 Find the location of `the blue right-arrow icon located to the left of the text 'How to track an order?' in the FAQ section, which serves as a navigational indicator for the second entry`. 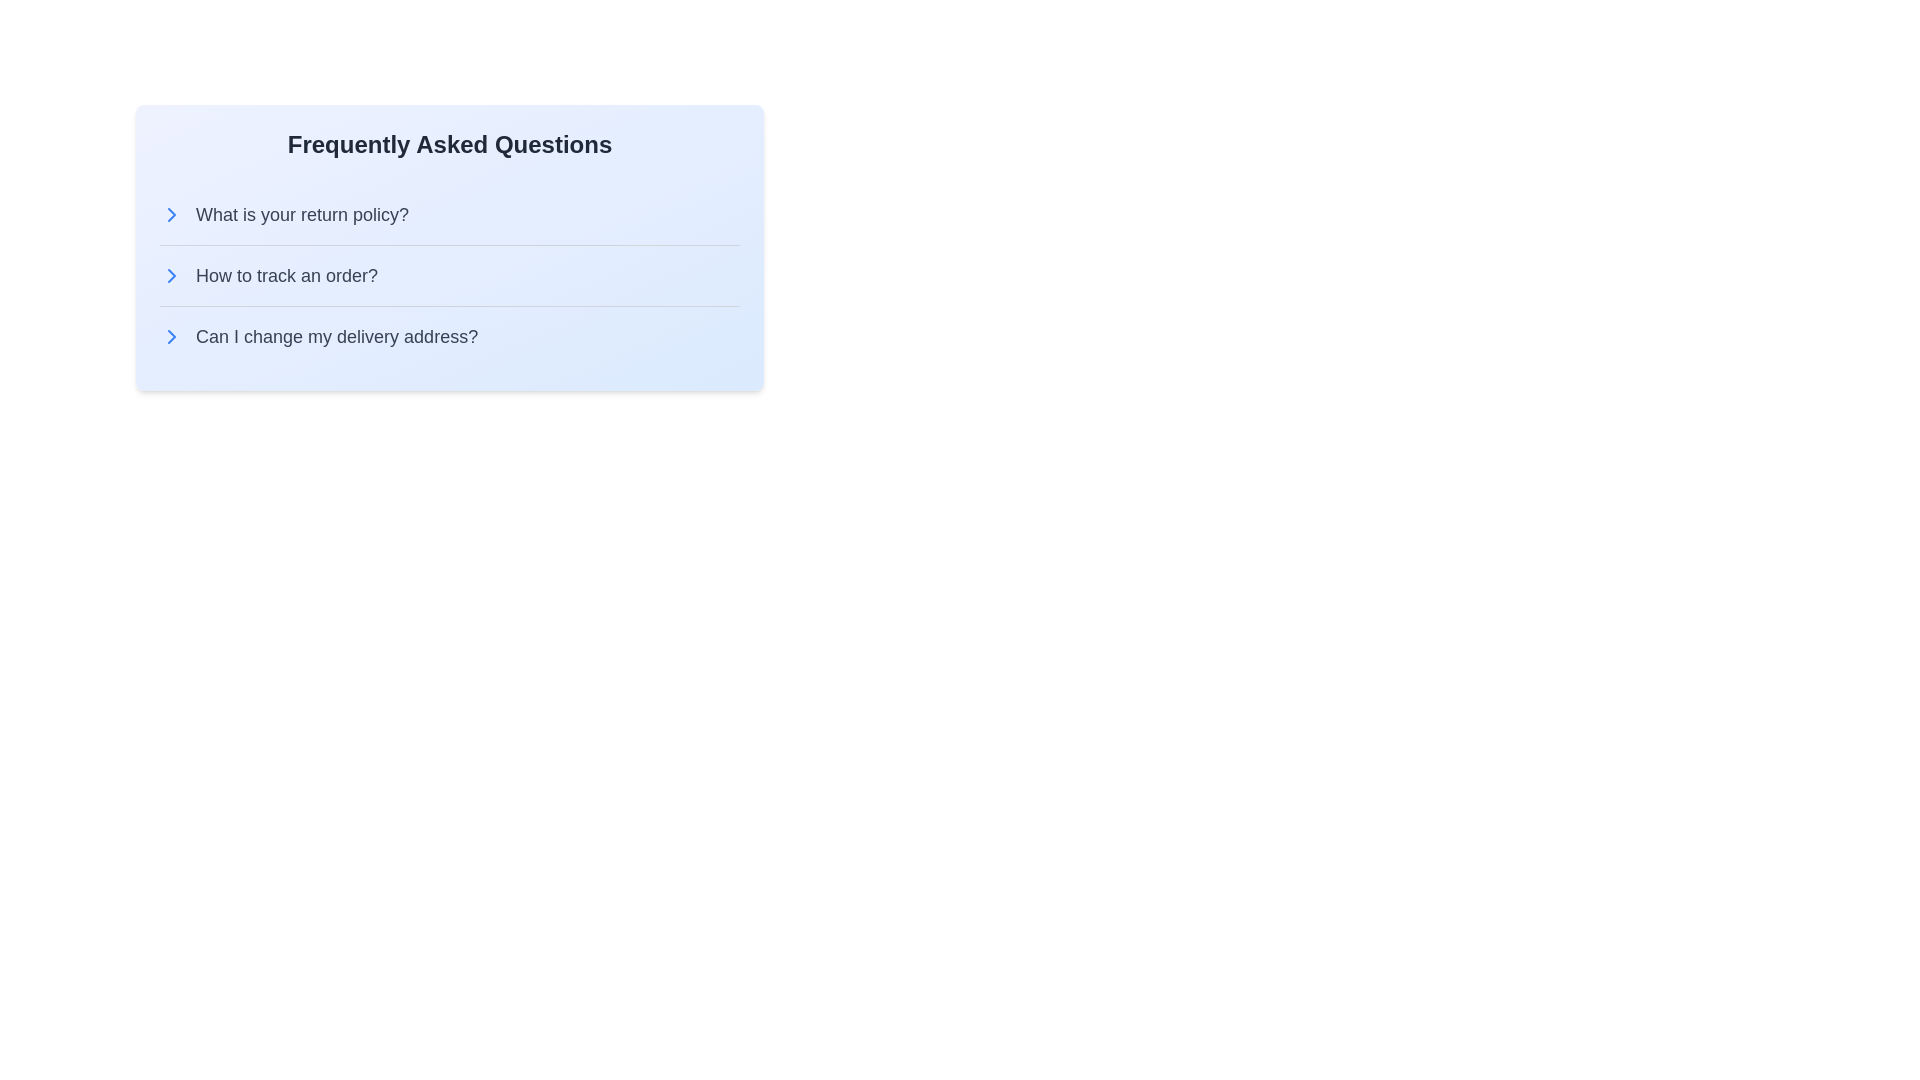

the blue right-arrow icon located to the left of the text 'How to track an order?' in the FAQ section, which serves as a navigational indicator for the second entry is located at coordinates (172, 276).